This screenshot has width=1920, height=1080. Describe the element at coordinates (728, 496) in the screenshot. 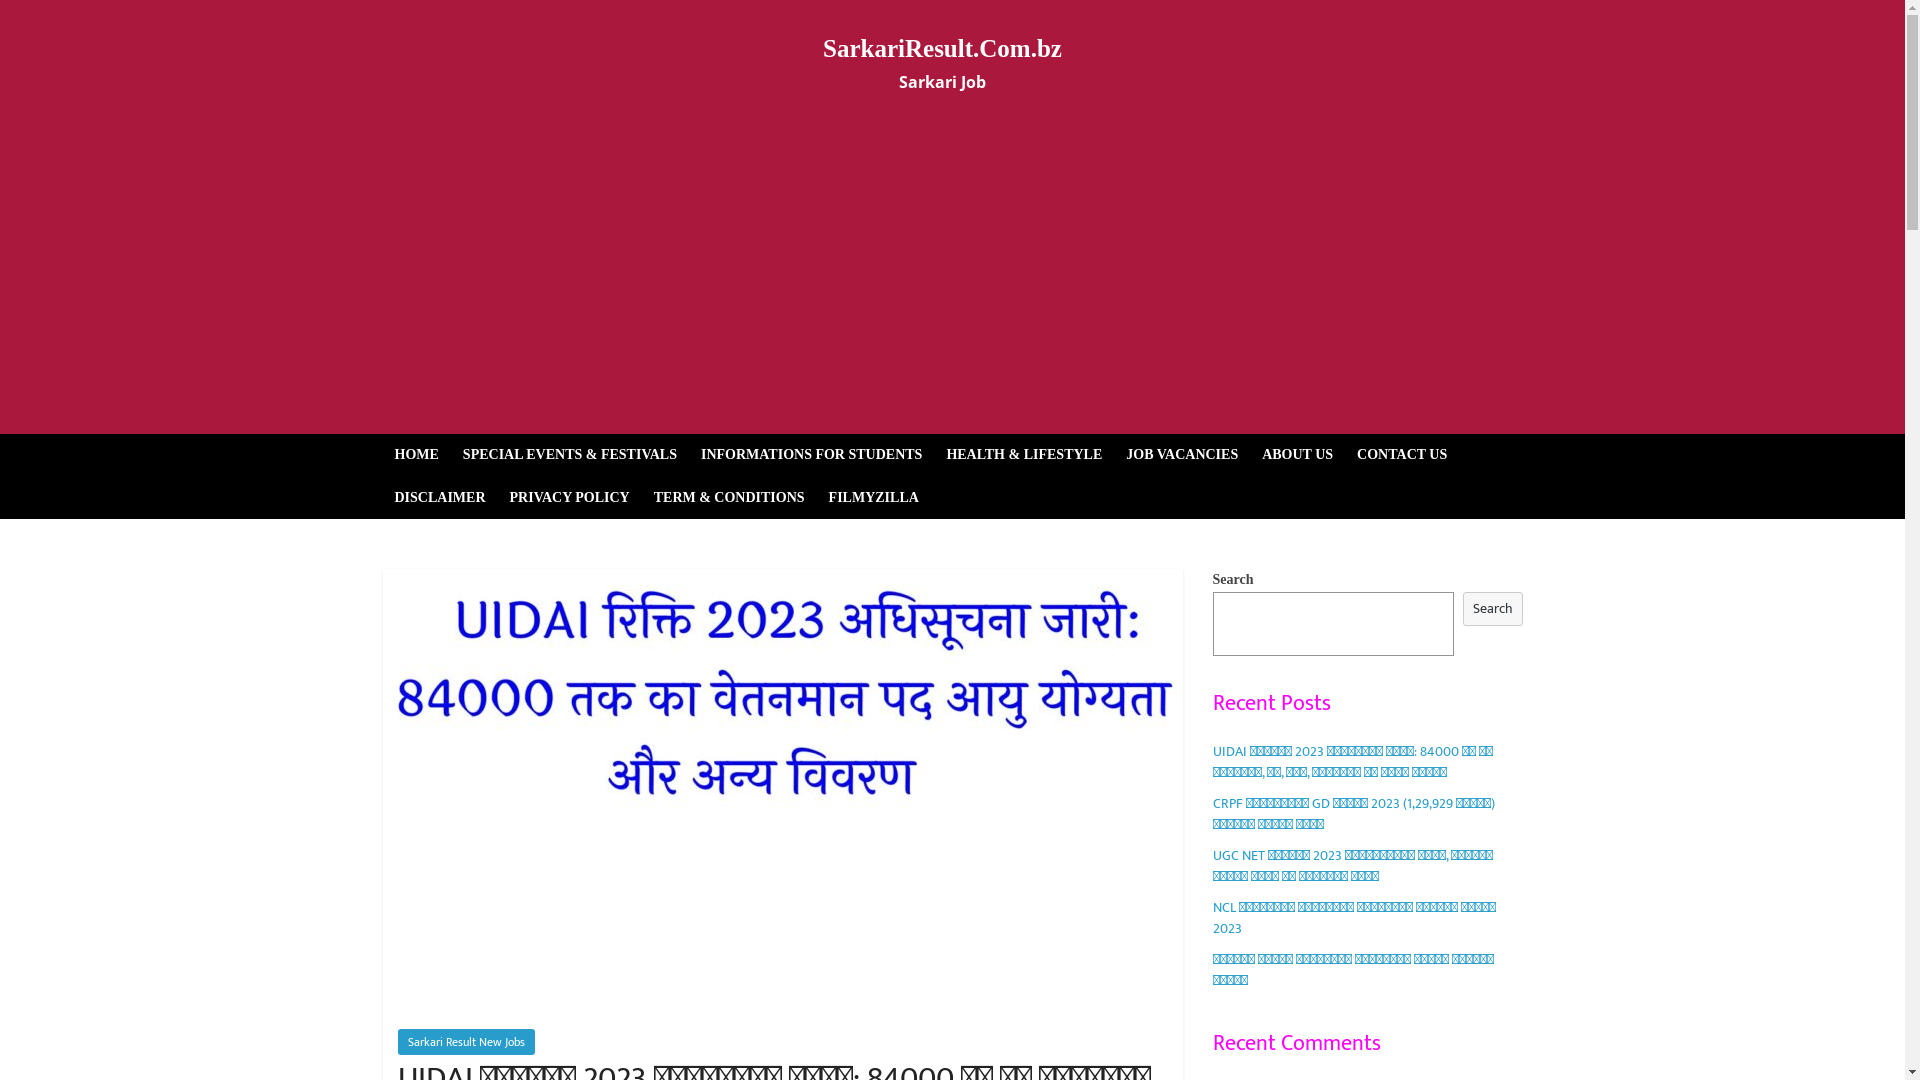

I see `'TERM & CONDITIONS'` at that location.